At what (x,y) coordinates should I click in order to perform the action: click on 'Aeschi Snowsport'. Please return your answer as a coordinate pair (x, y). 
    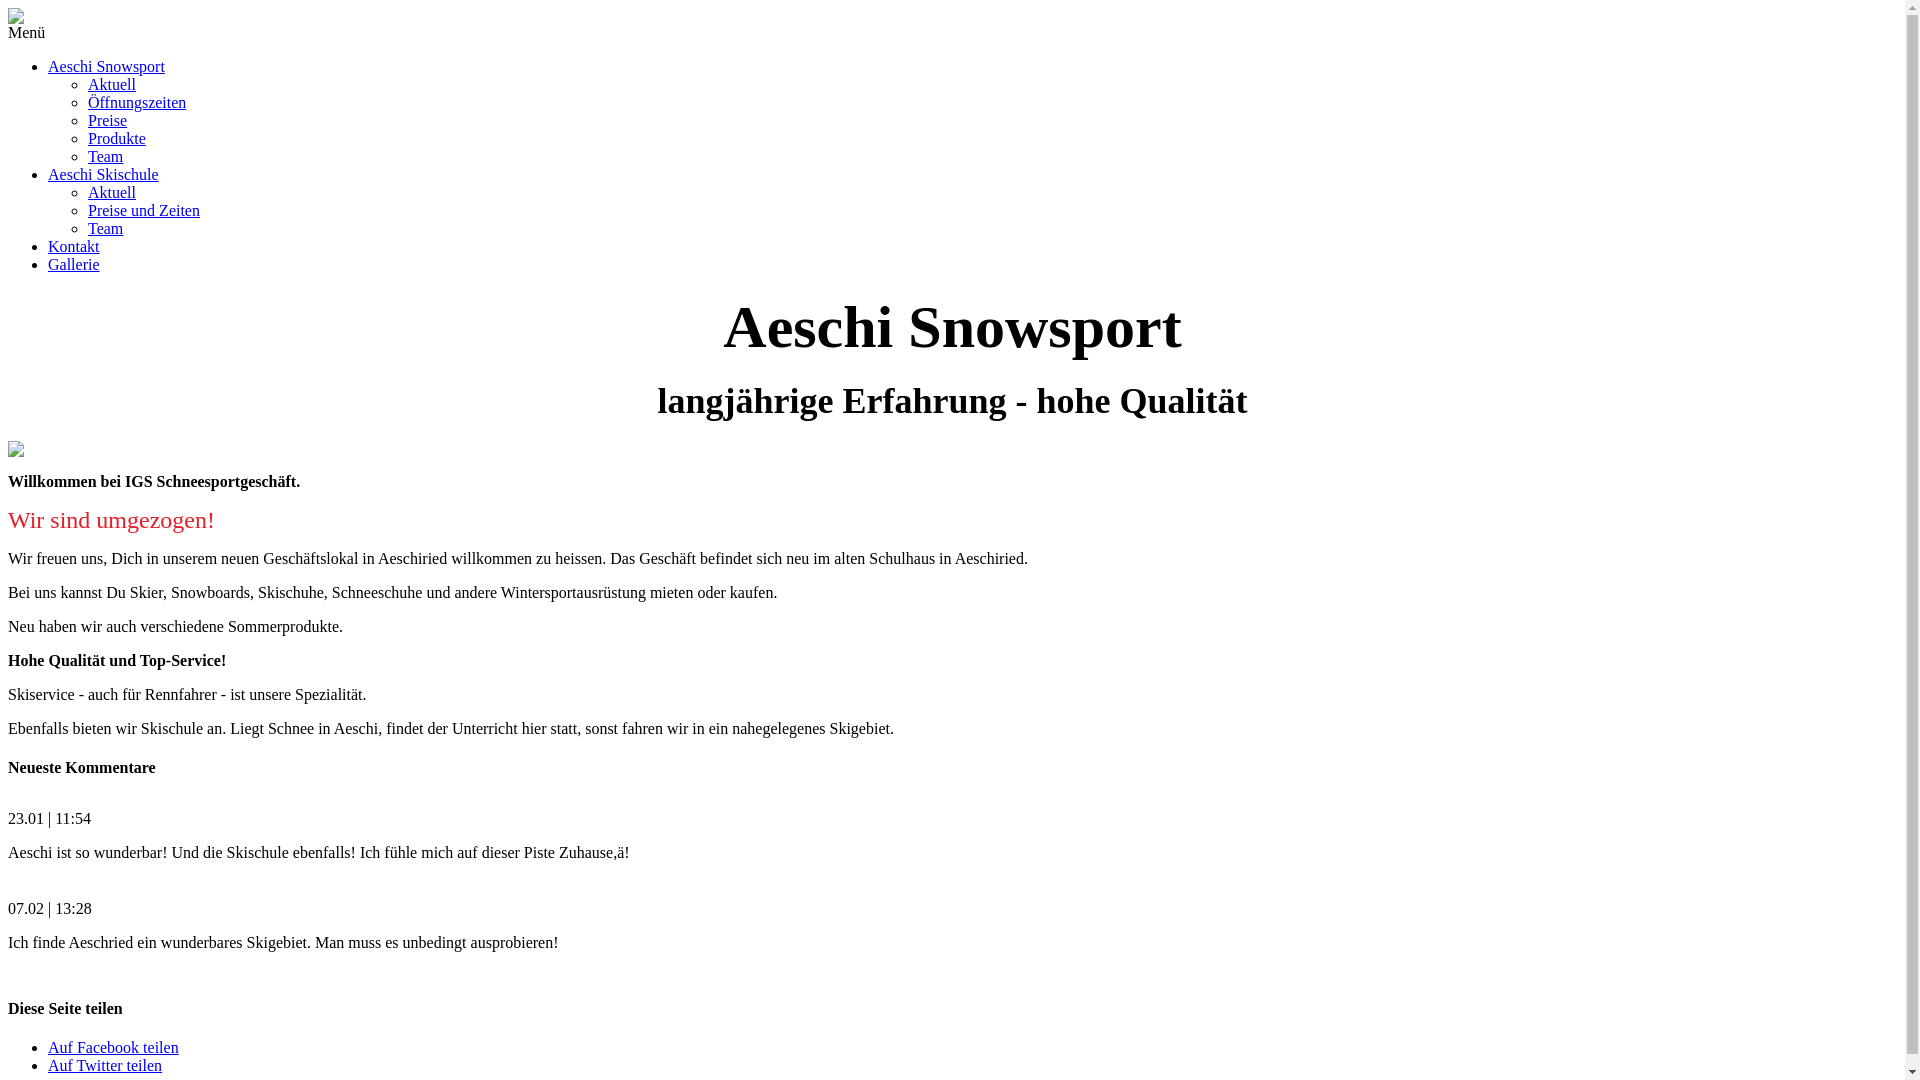
    Looking at the image, I should click on (105, 65).